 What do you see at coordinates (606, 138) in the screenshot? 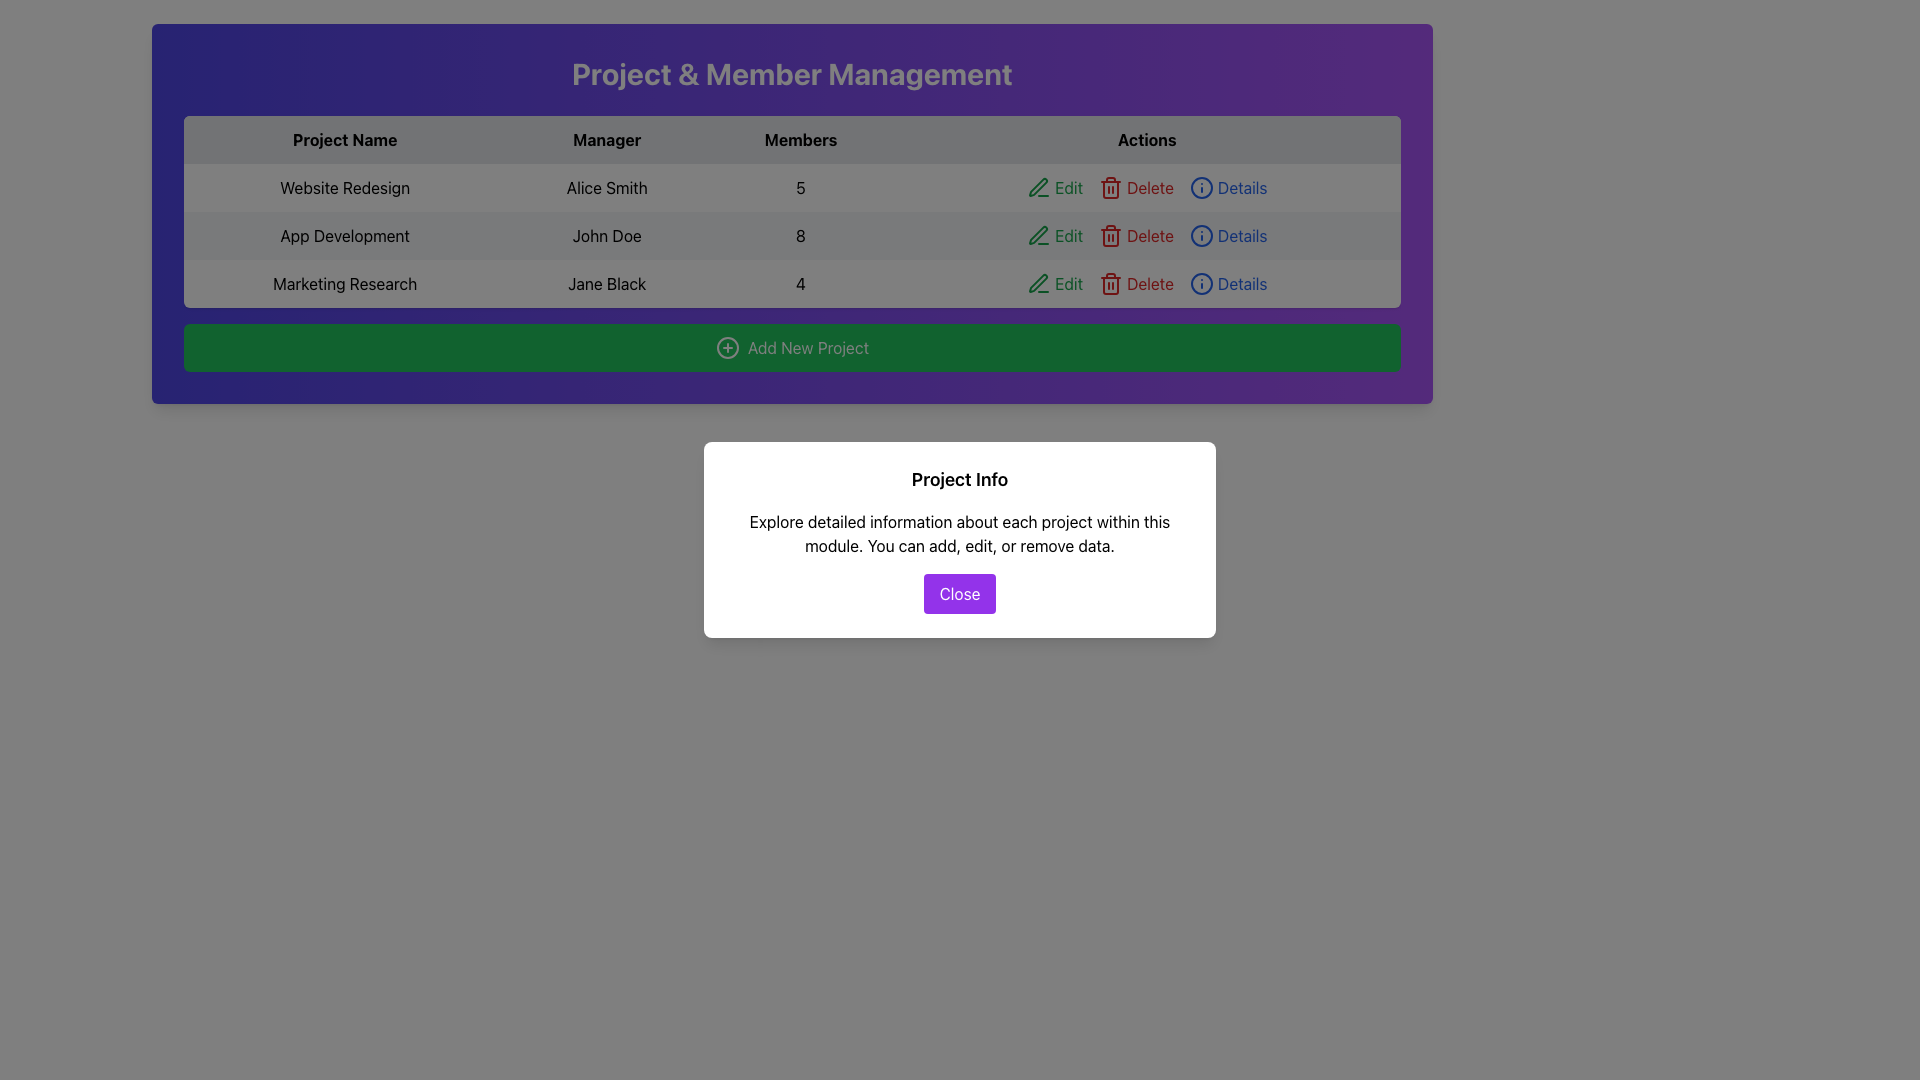
I see `the header label indicating project managers, which is the second item in a header row, positioned between 'Project Name' and 'Members'` at bounding box center [606, 138].